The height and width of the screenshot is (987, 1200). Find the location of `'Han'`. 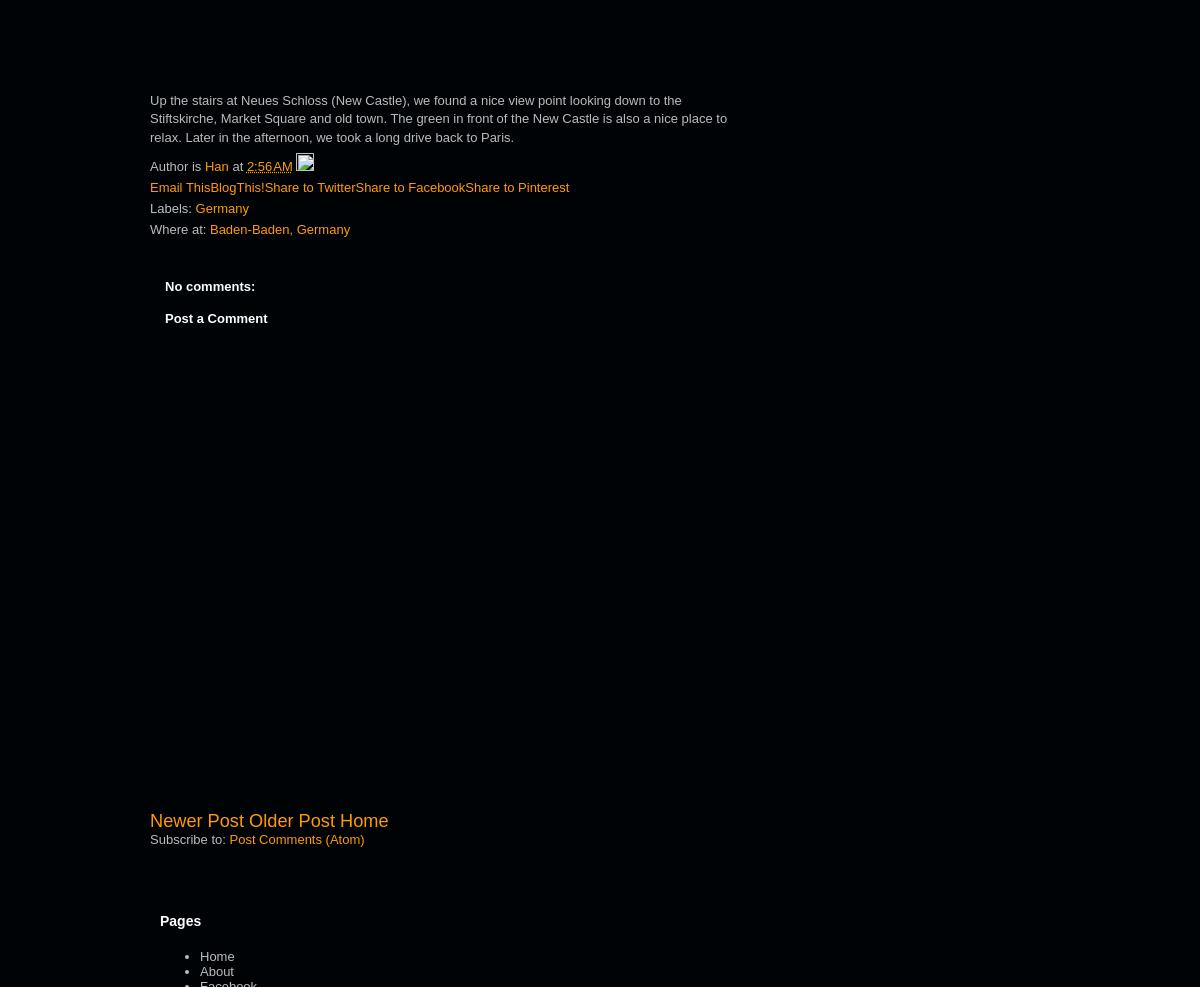

'Han' is located at coordinates (215, 165).